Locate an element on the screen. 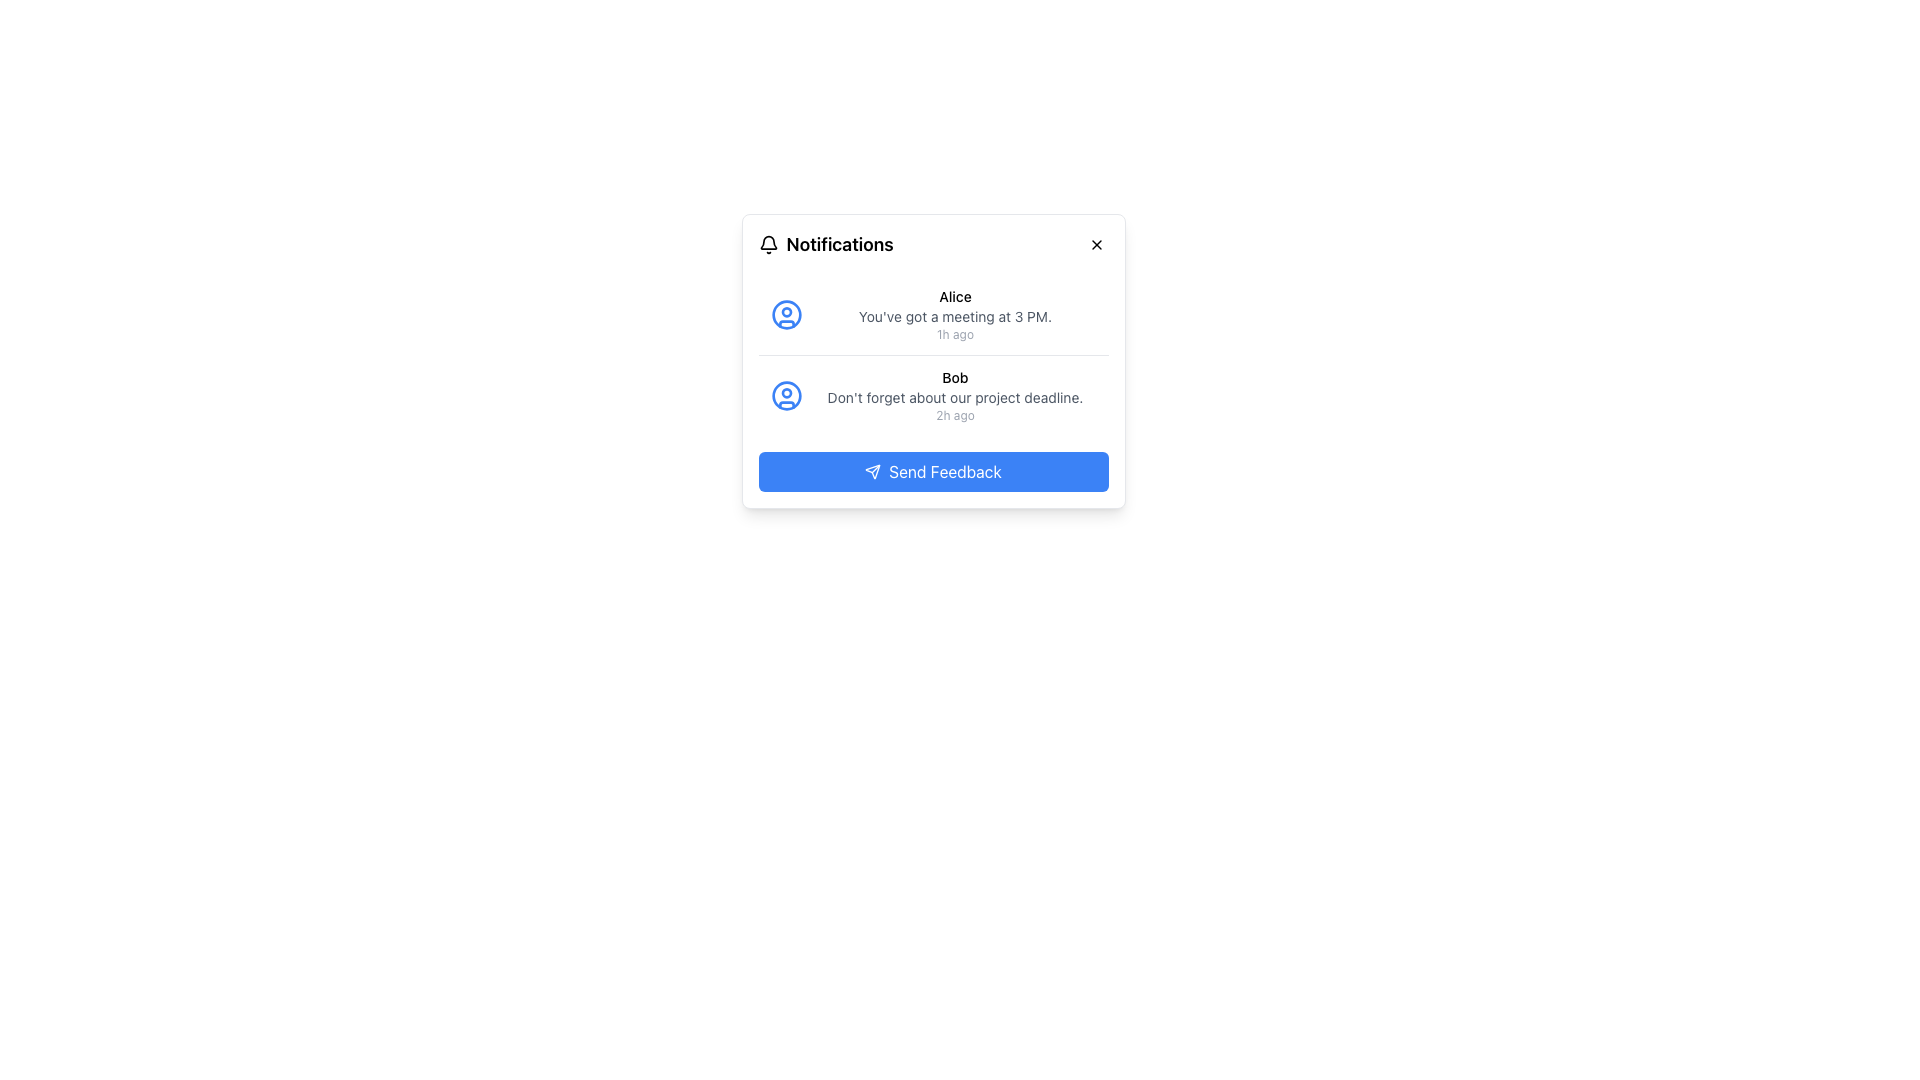 The height and width of the screenshot is (1080, 1920). the close button located at the top-right corner of the notification panel is located at coordinates (1095, 244).